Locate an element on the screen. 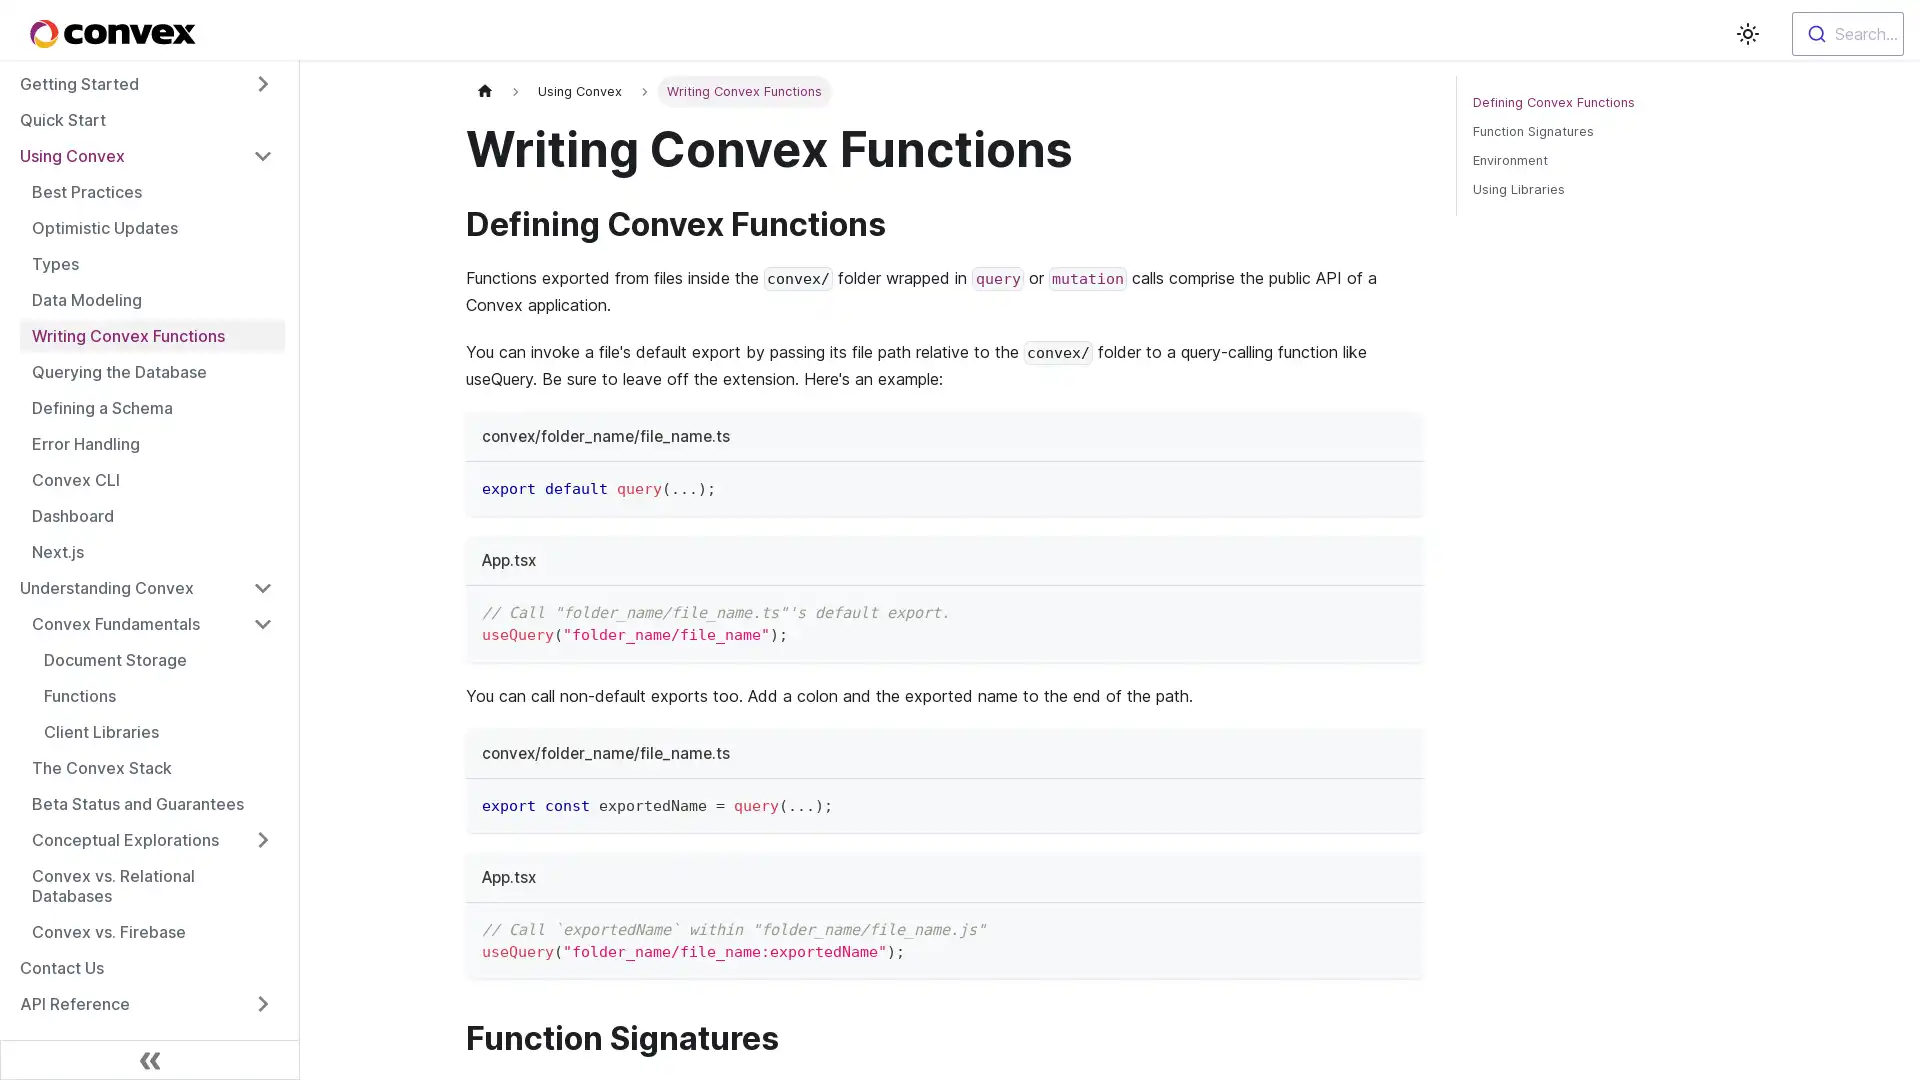 The image size is (1920, 1080). Switch between dark and light mode (currently light mode) is located at coordinates (1746, 34).